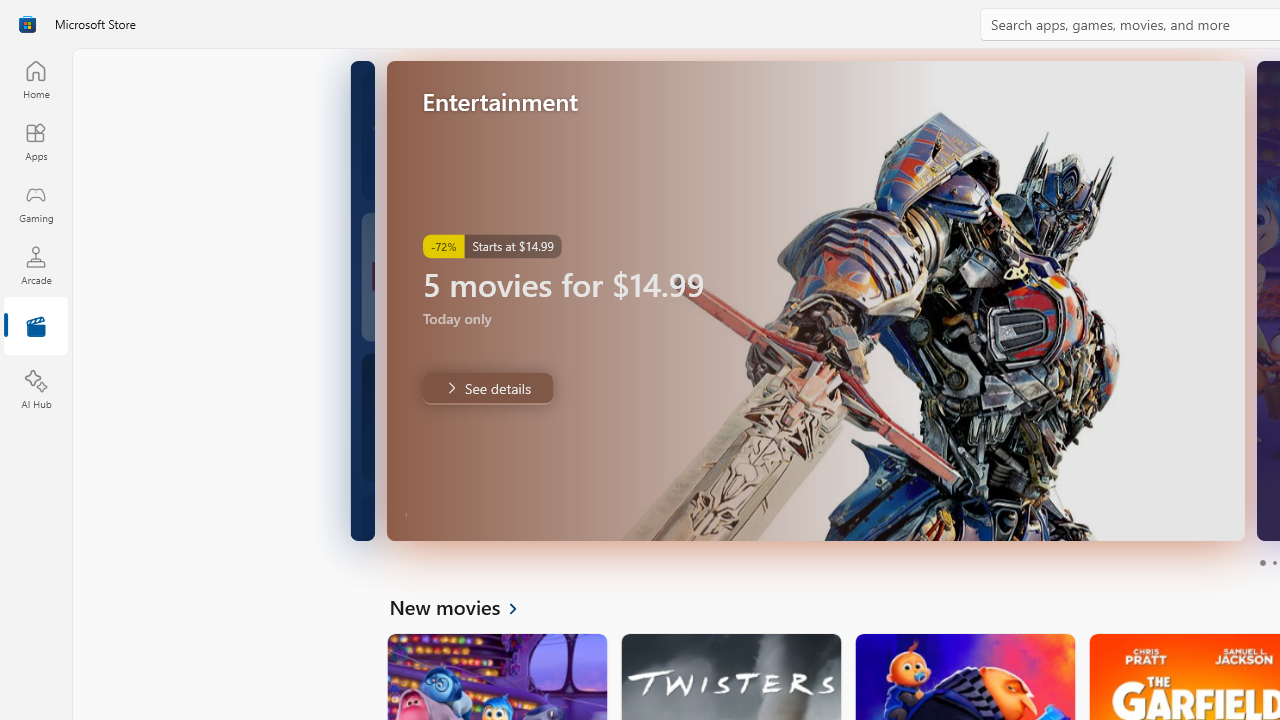 The width and height of the screenshot is (1280, 720). What do you see at coordinates (35, 264) in the screenshot?
I see `'Arcade'` at bounding box center [35, 264].